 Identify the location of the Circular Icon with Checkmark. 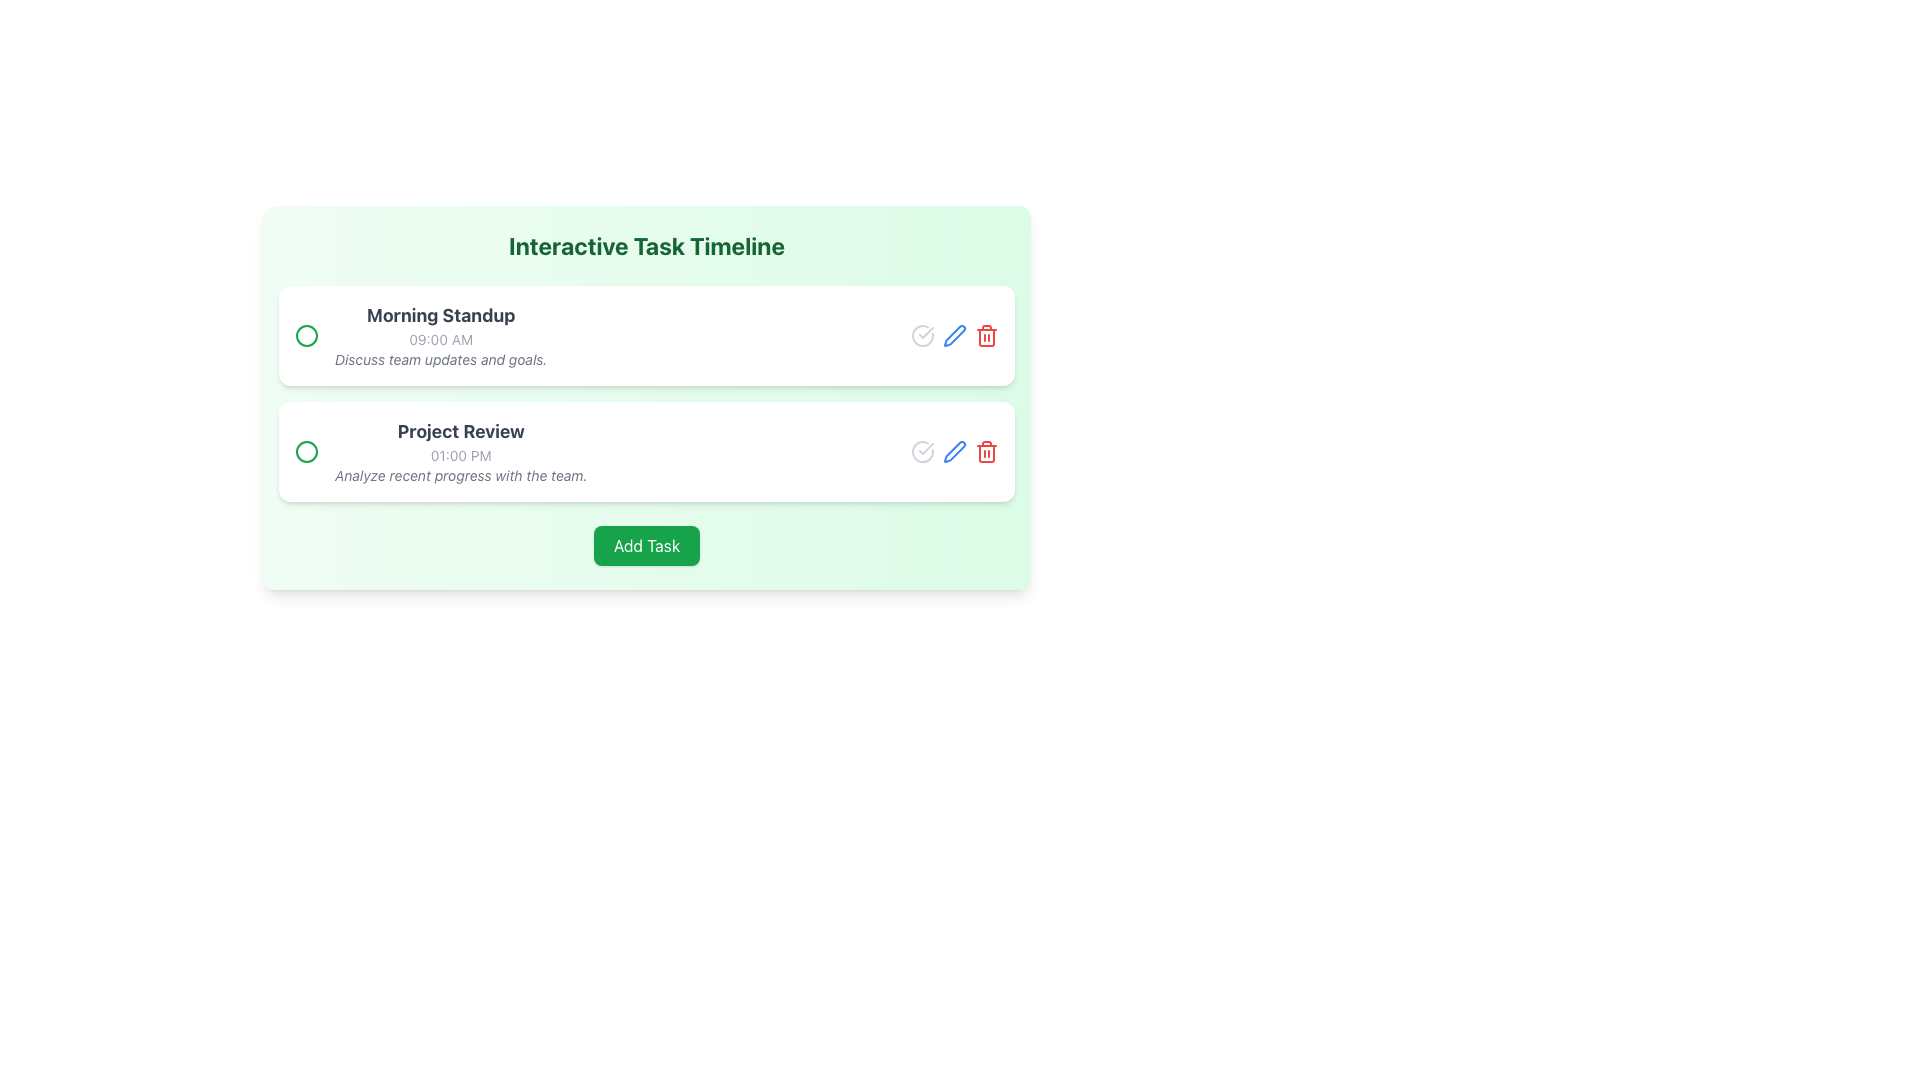
(921, 451).